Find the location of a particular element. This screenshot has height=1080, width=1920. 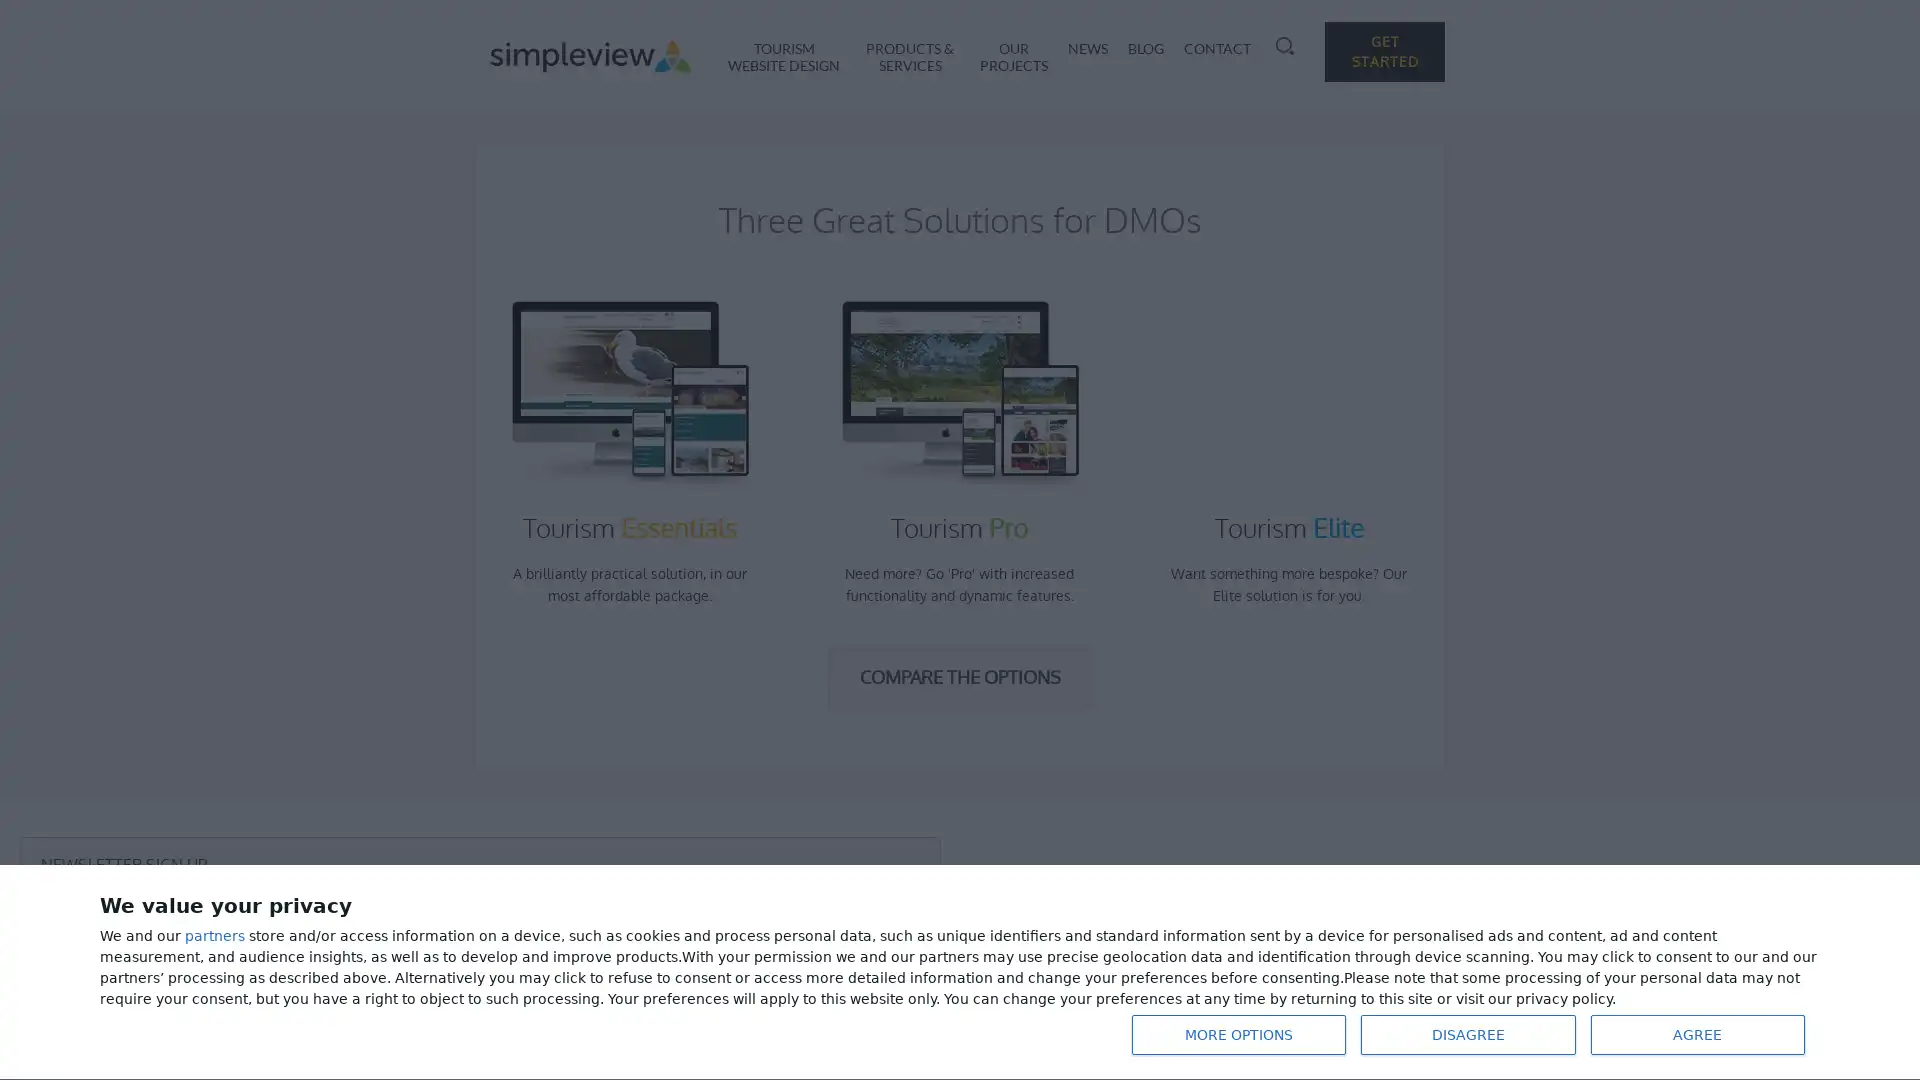

MORE OPTIONS is located at coordinates (1237, 1034).